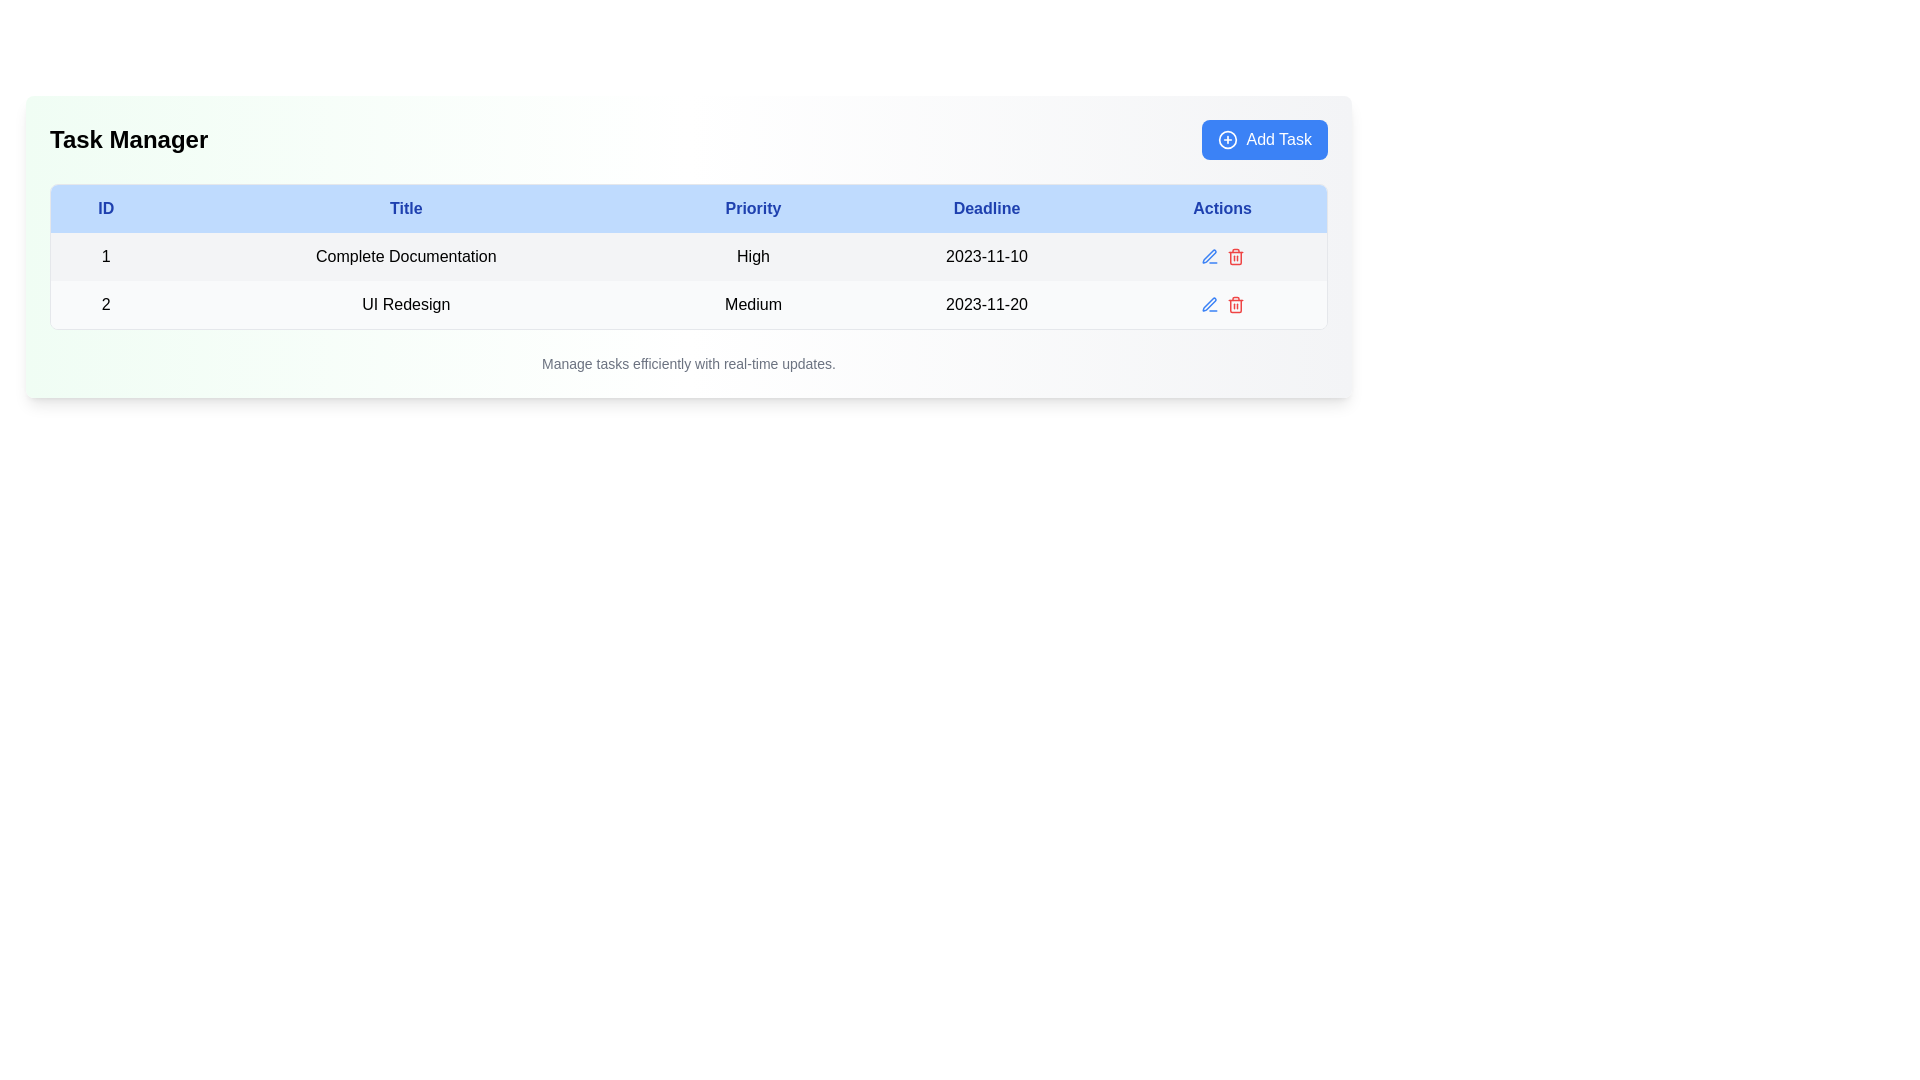  I want to click on the 'Medium' priority indicator text label located, so click(752, 304).